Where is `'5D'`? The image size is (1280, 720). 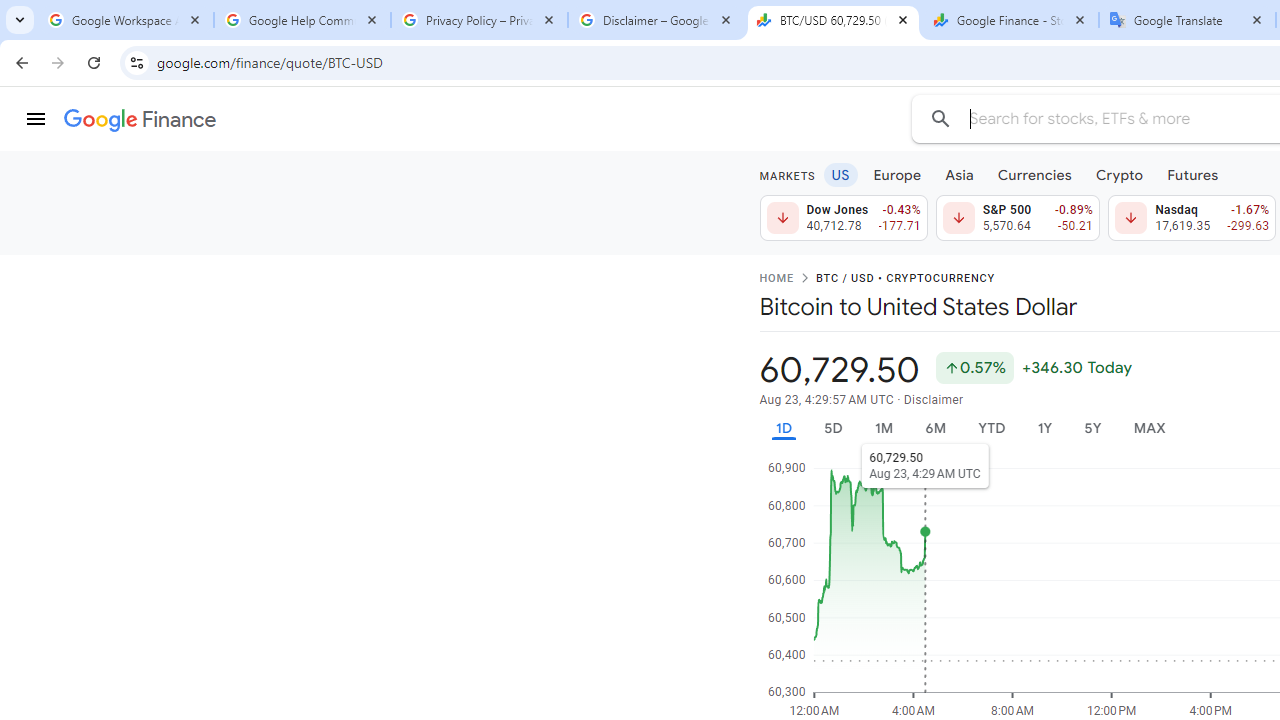
'5D' is located at coordinates (832, 427).